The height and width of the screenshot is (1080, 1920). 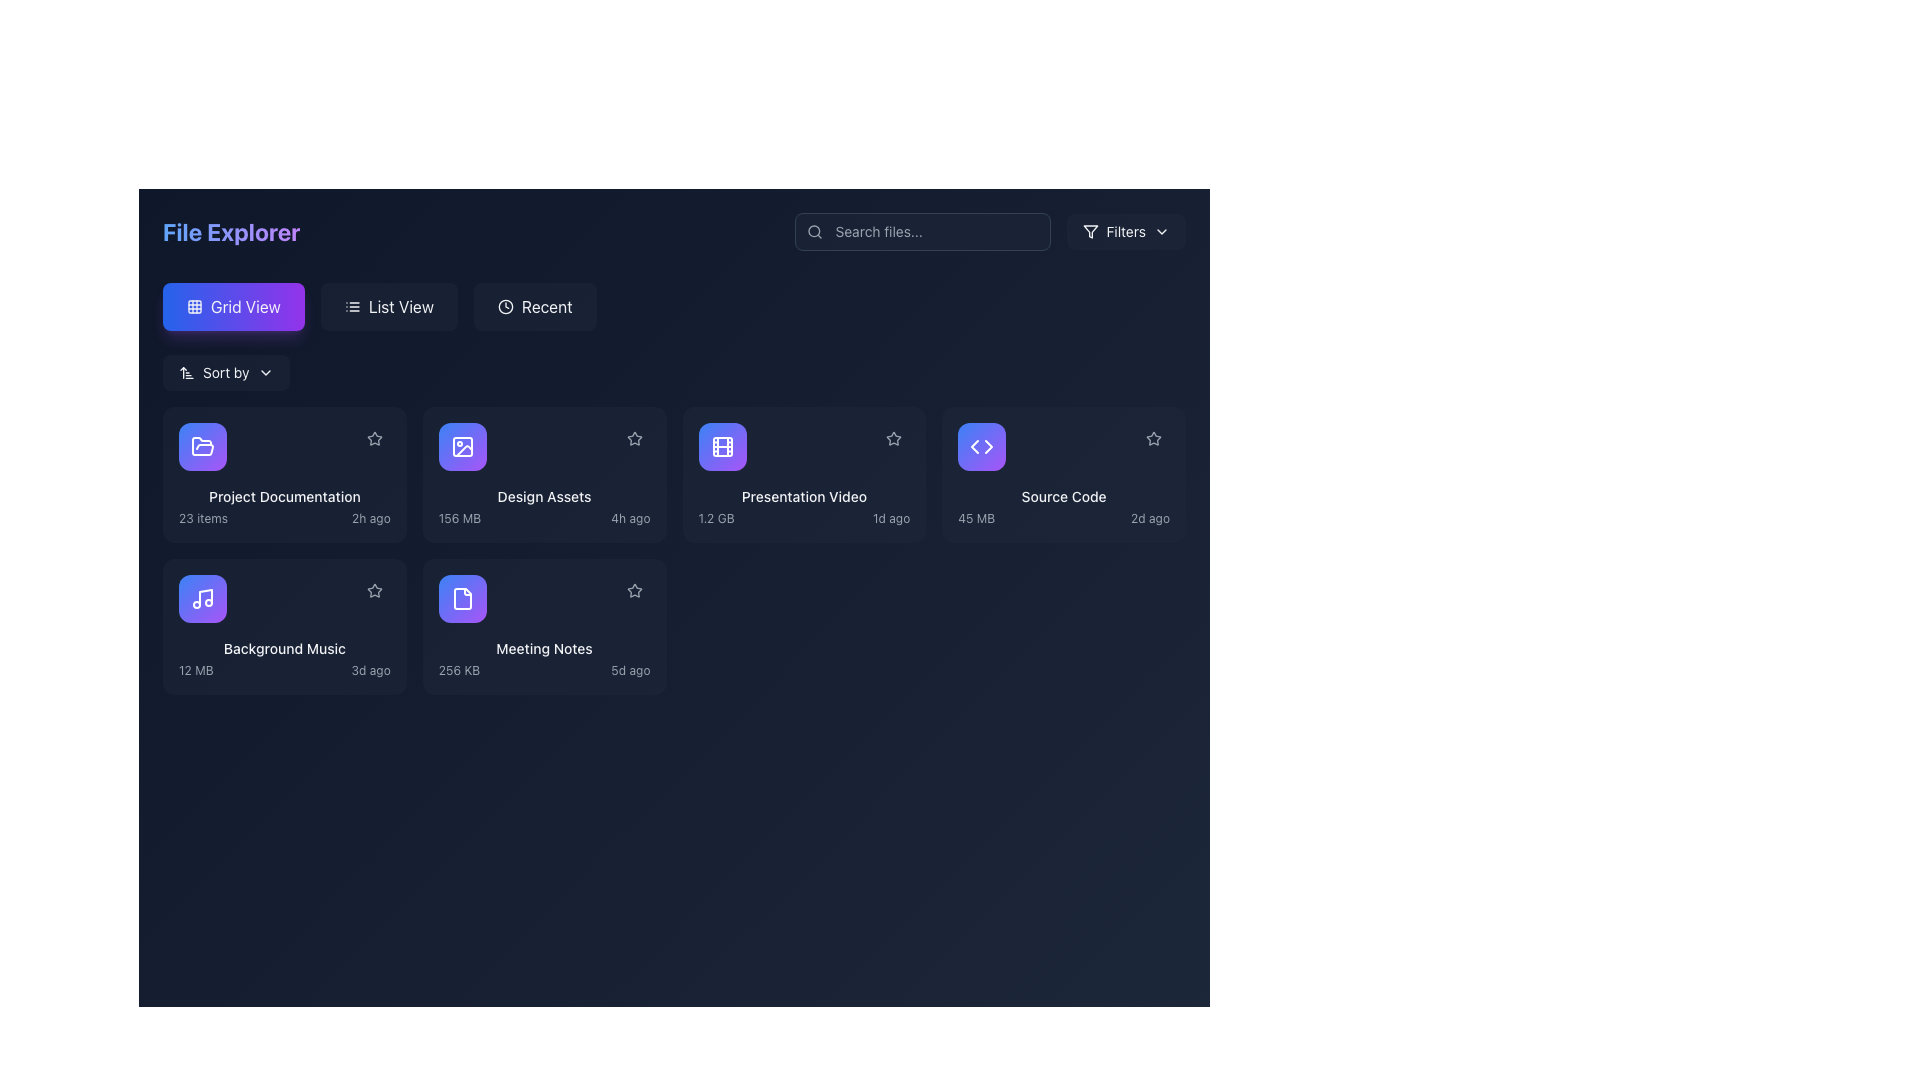 What do you see at coordinates (226, 373) in the screenshot?
I see `the 'Sort by' dropdown menu trigger, which is styled with a modern, minimalistic approach and located below the view buttons` at bounding box center [226, 373].